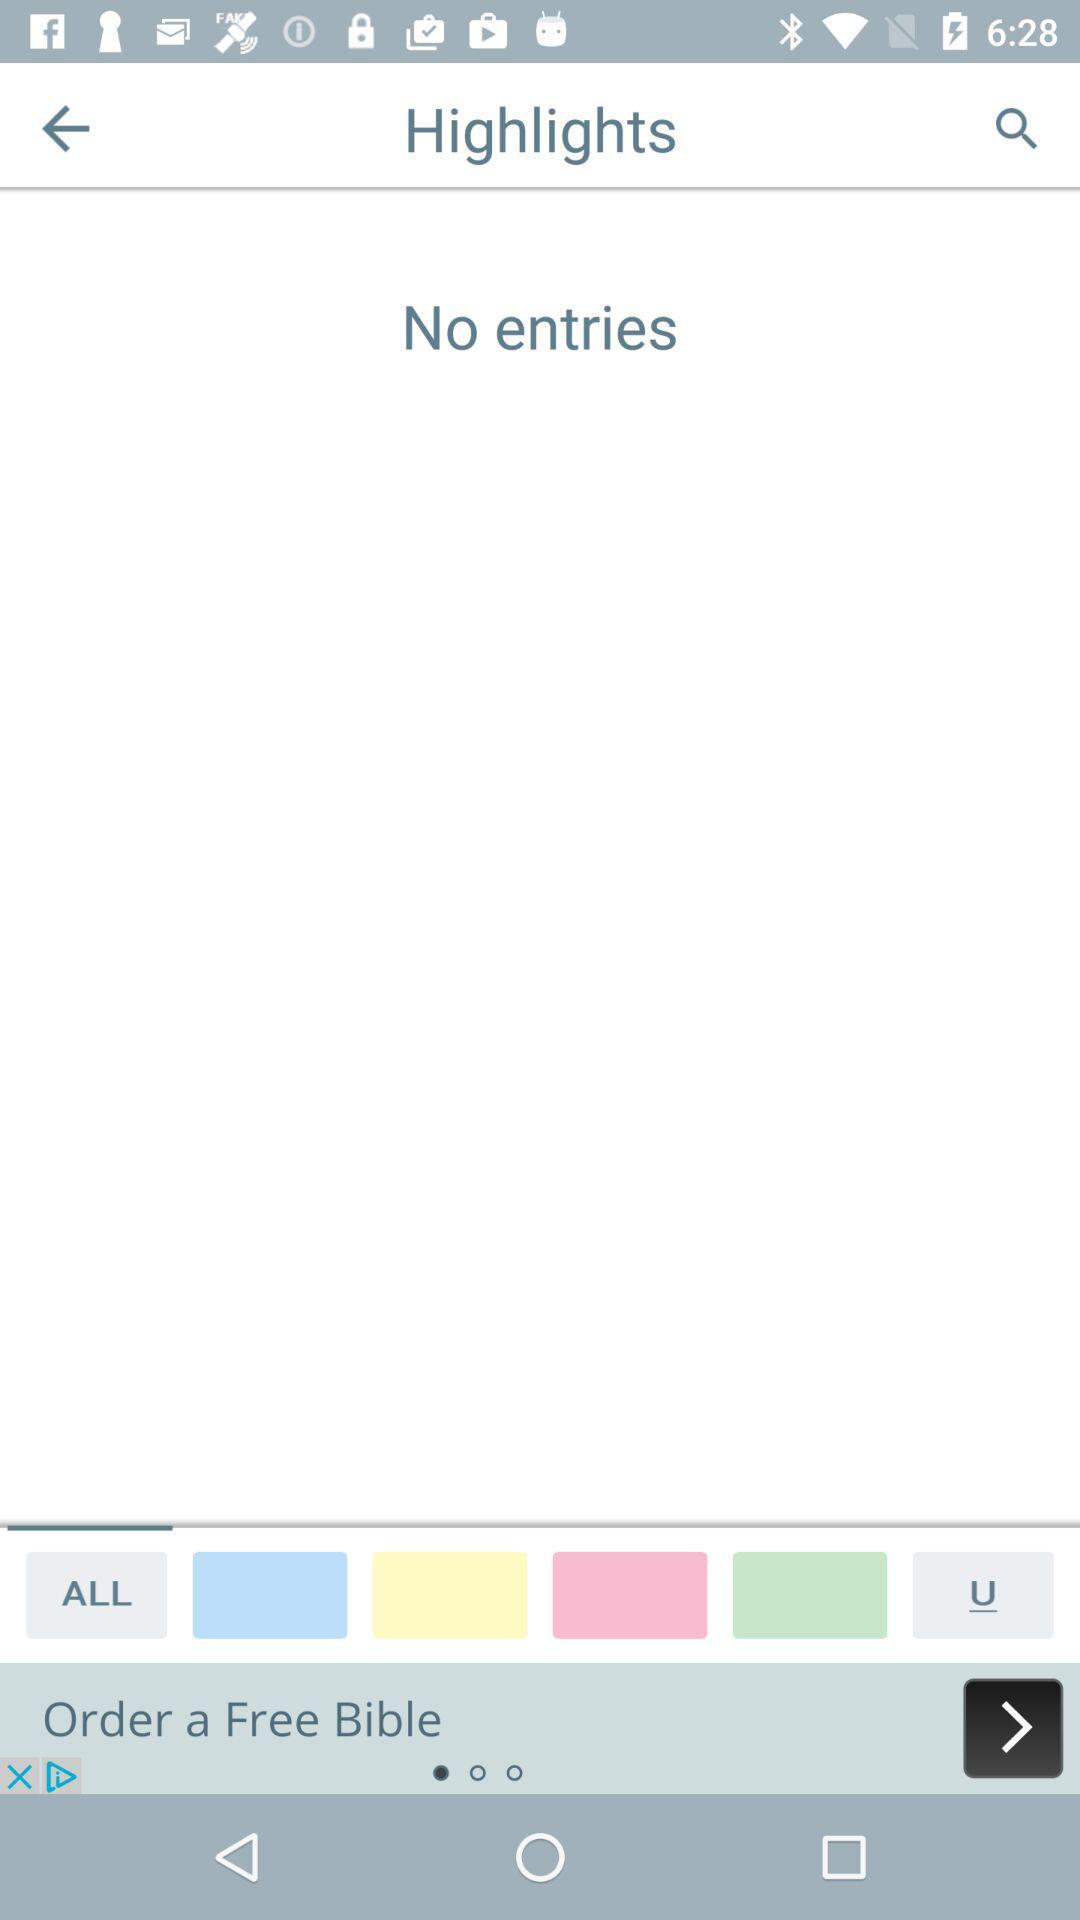 The image size is (1080, 1920). Describe the element at coordinates (450, 1593) in the screenshot. I see `choose color` at that location.